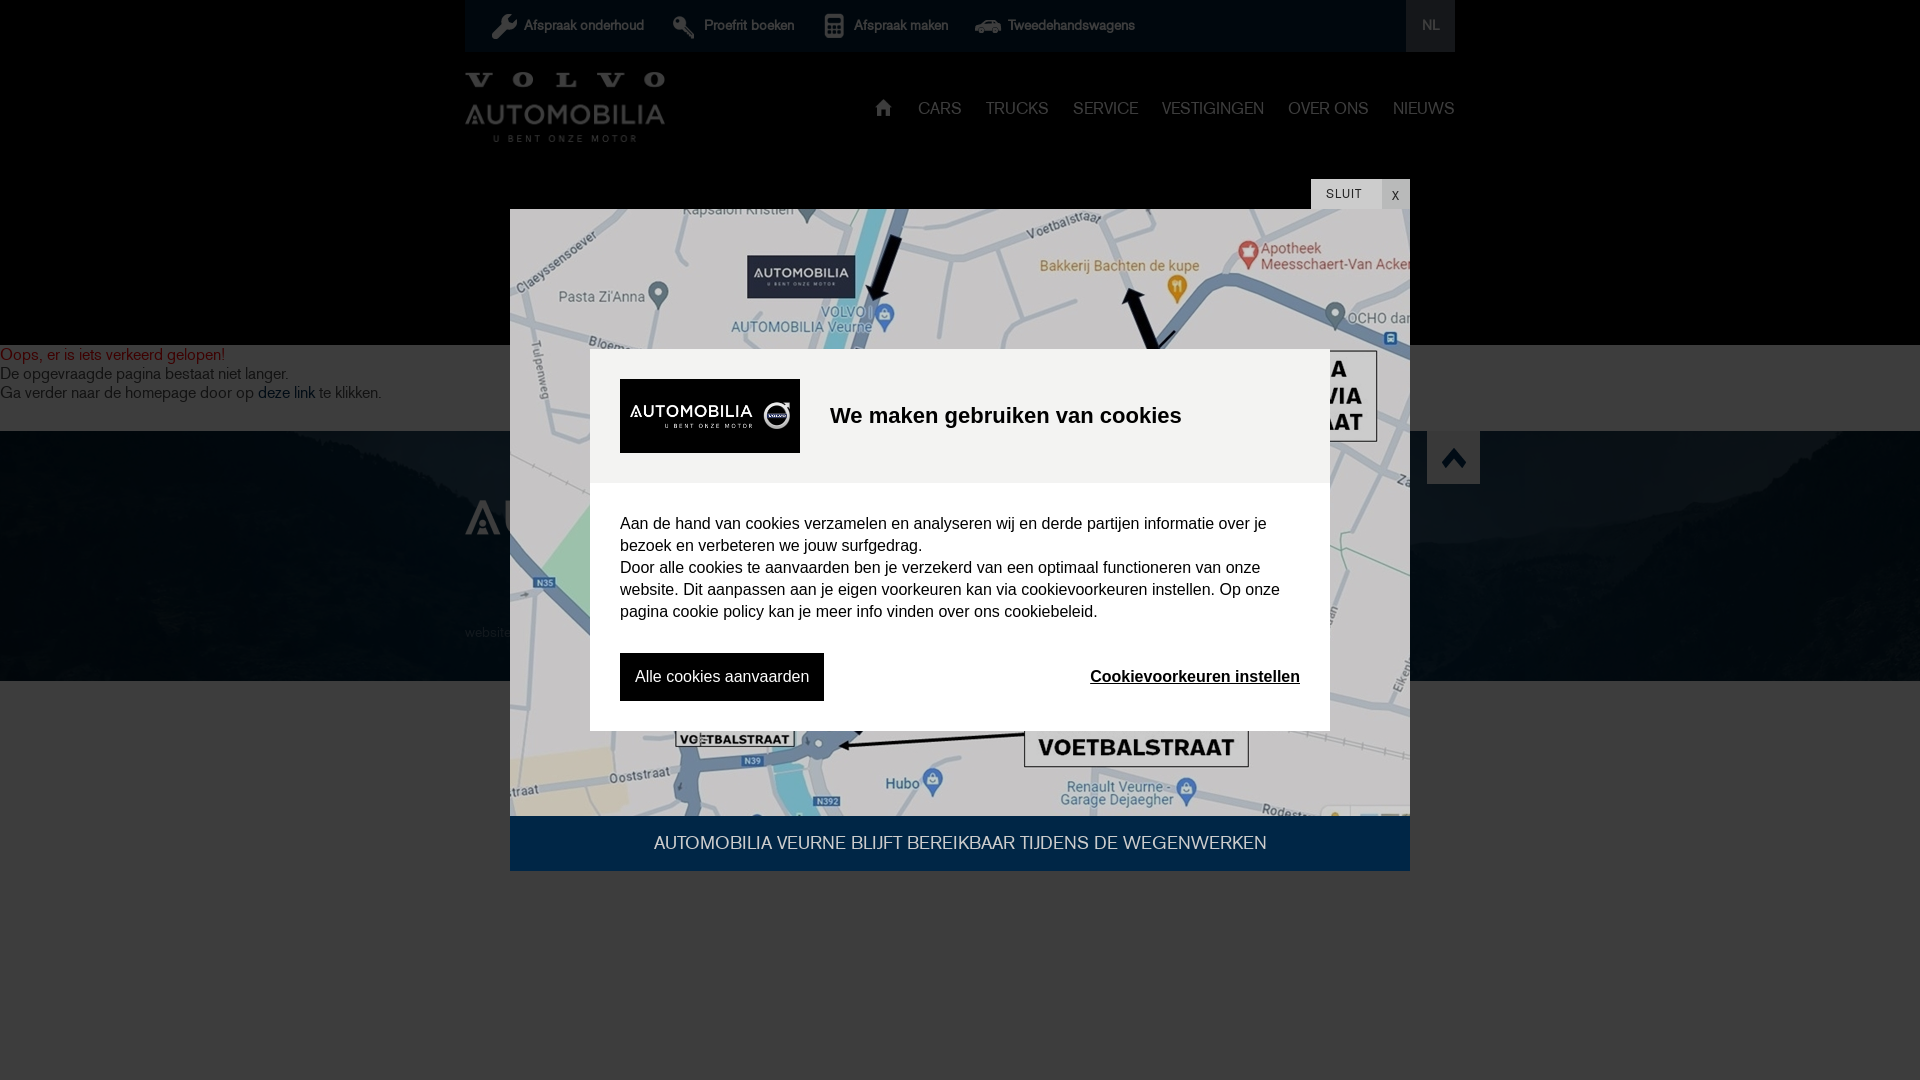 The image size is (1920, 1080). Describe the element at coordinates (570, 632) in the screenshot. I see `'digicreate.be'` at that location.